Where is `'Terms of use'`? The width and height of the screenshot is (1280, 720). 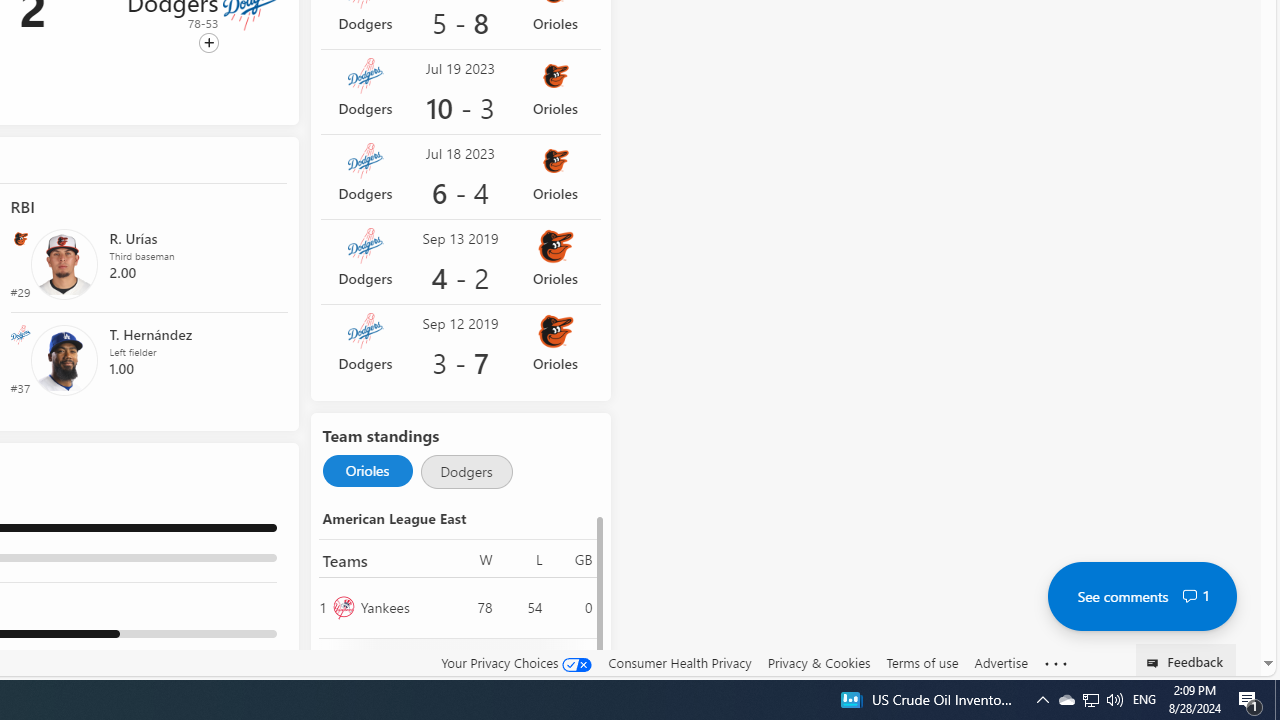 'Terms of use' is located at coordinates (921, 663).